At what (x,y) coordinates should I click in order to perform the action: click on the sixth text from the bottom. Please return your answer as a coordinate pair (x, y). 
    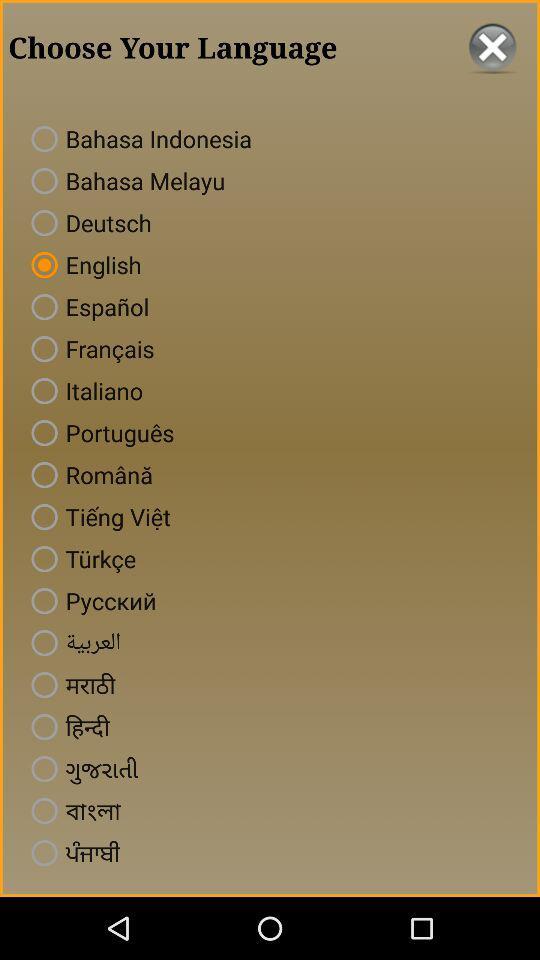
    Looking at the image, I should click on (71, 642).